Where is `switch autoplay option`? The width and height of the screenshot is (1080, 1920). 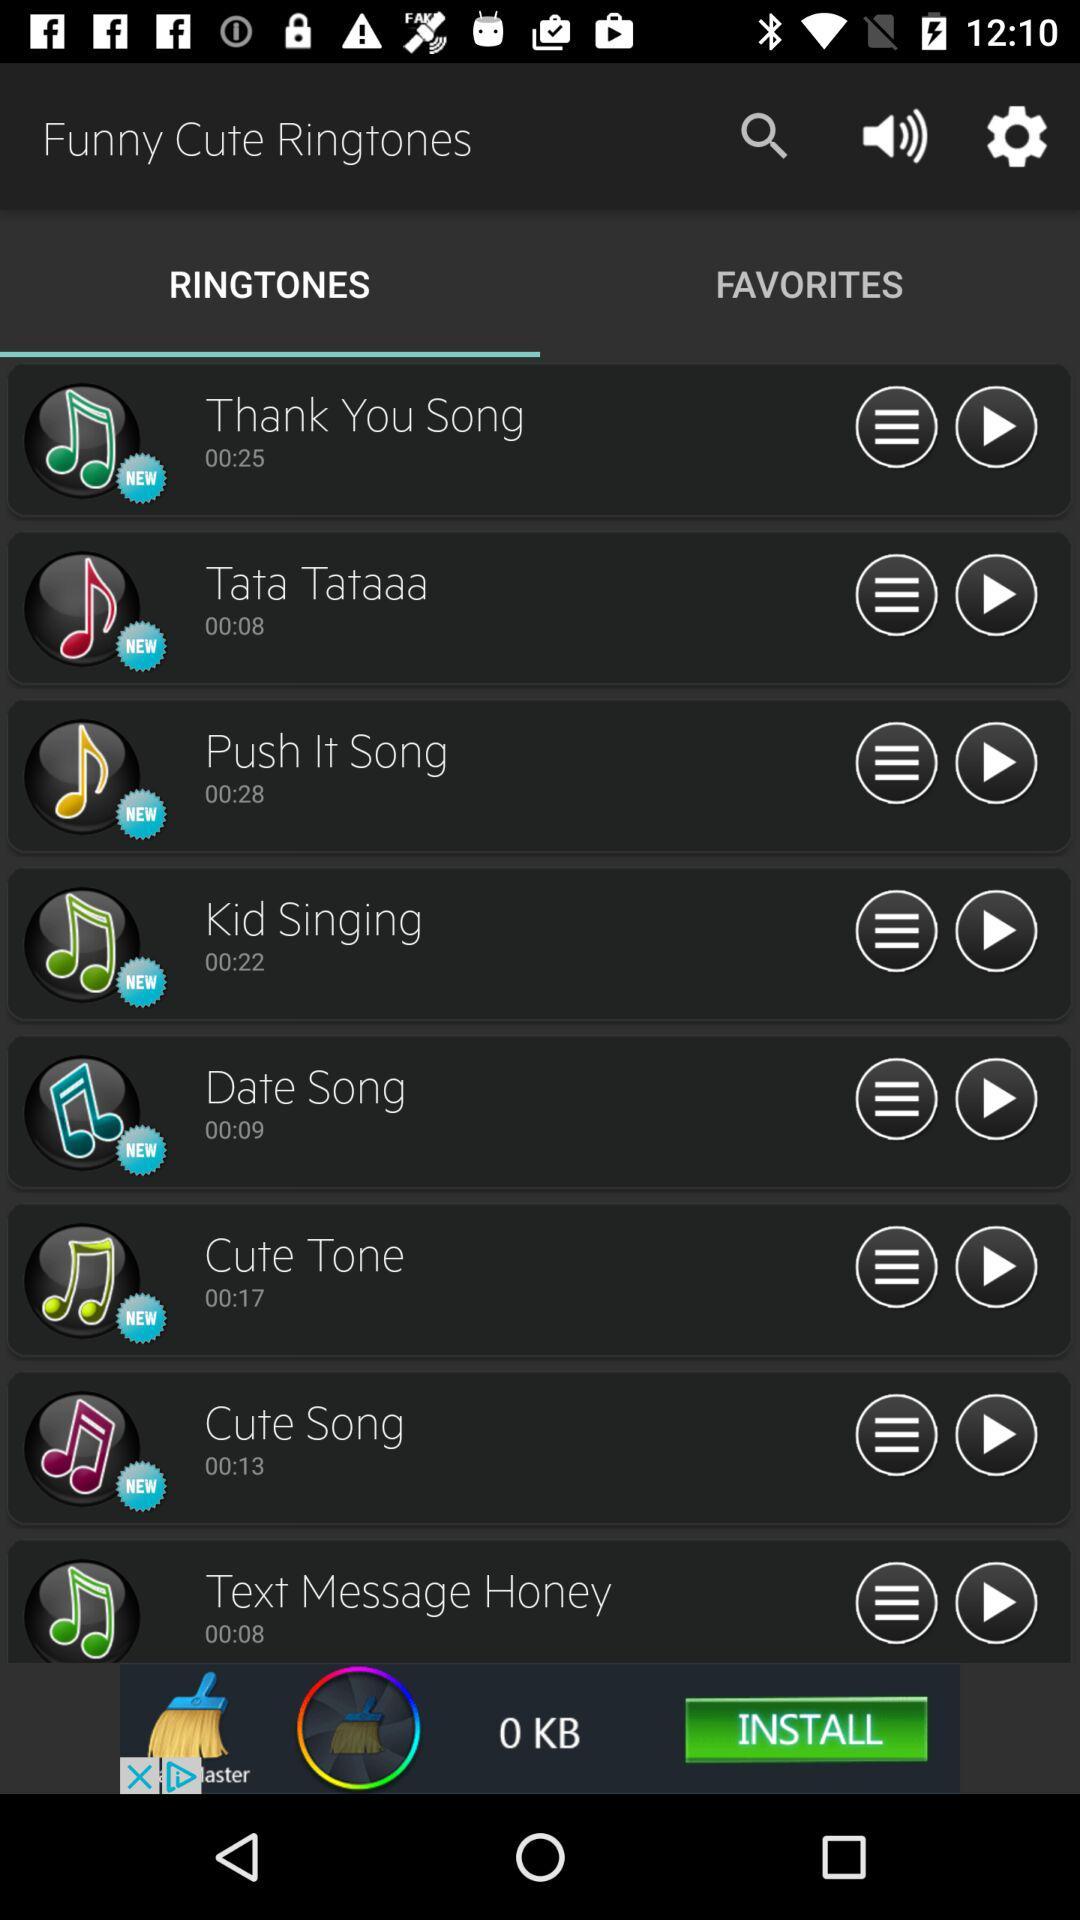 switch autoplay option is located at coordinates (80, 440).